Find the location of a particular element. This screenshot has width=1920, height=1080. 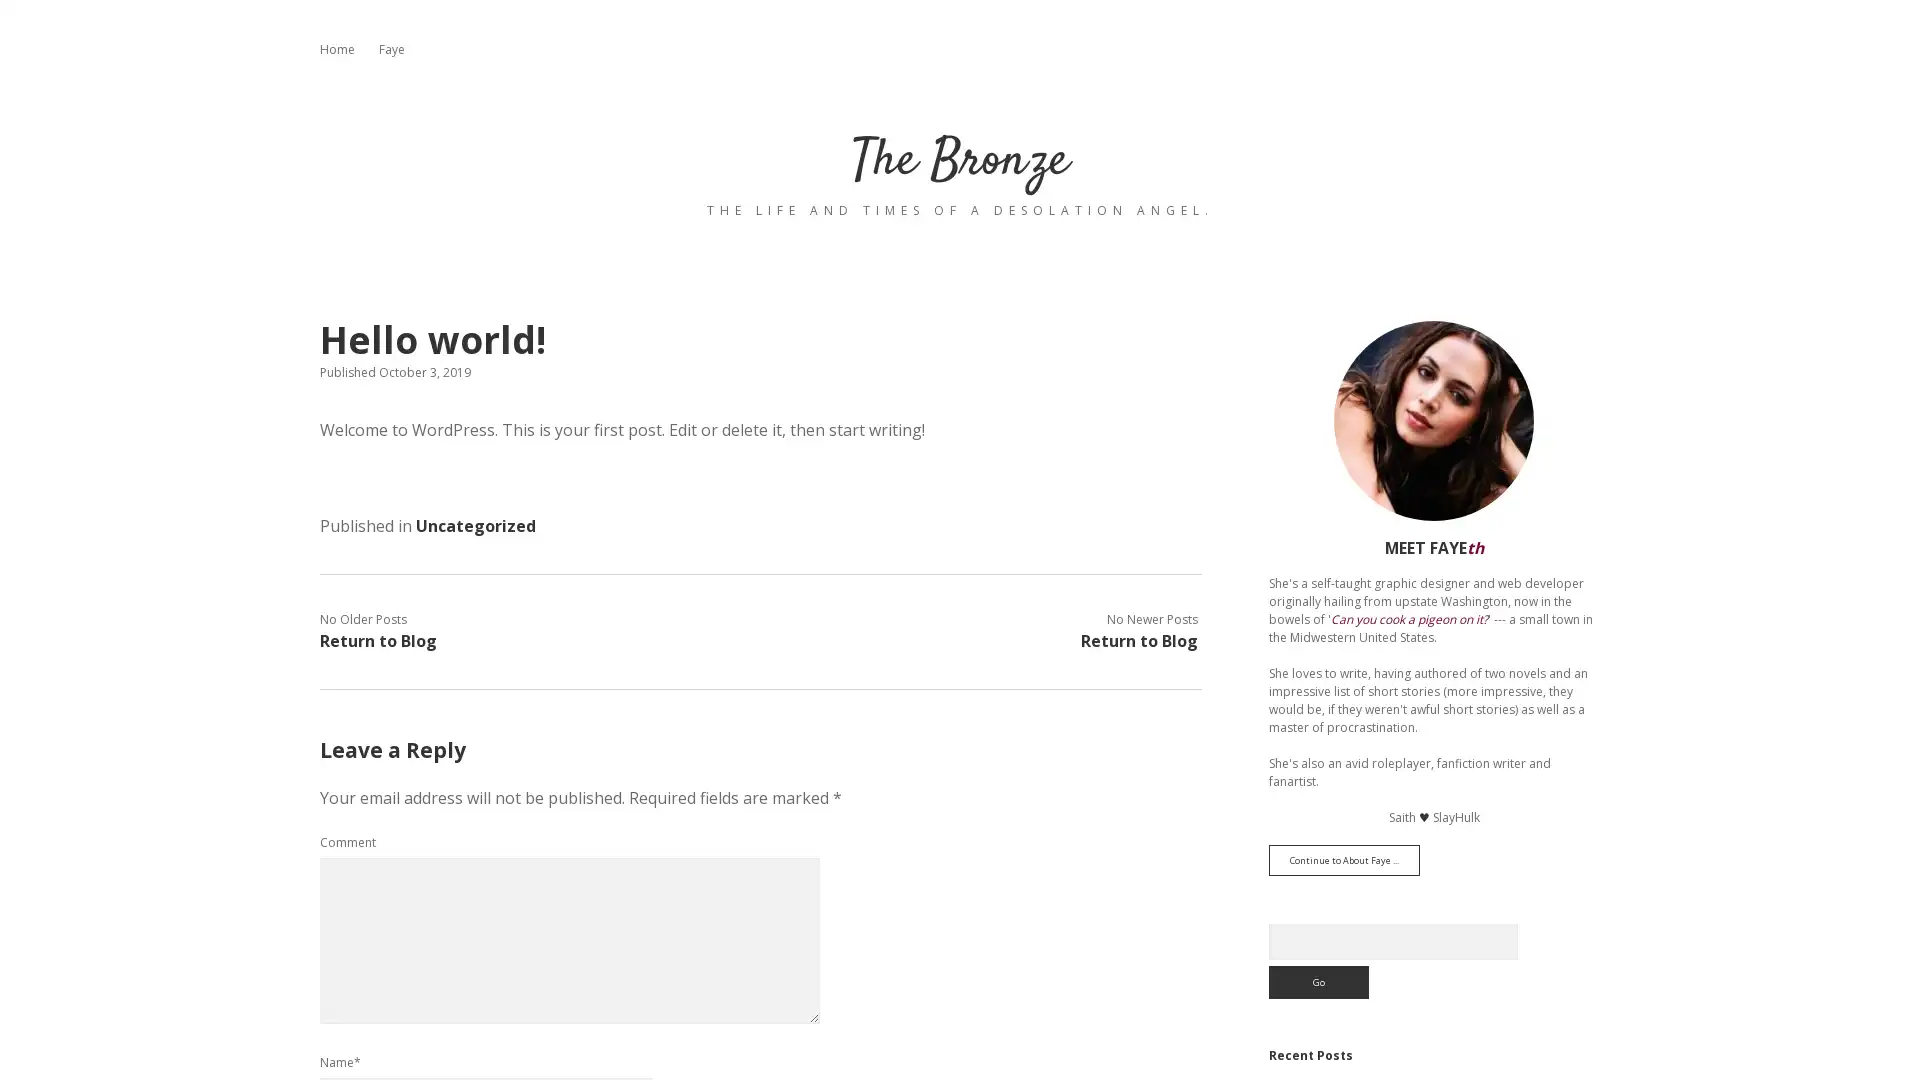

Go is located at coordinates (1318, 981).